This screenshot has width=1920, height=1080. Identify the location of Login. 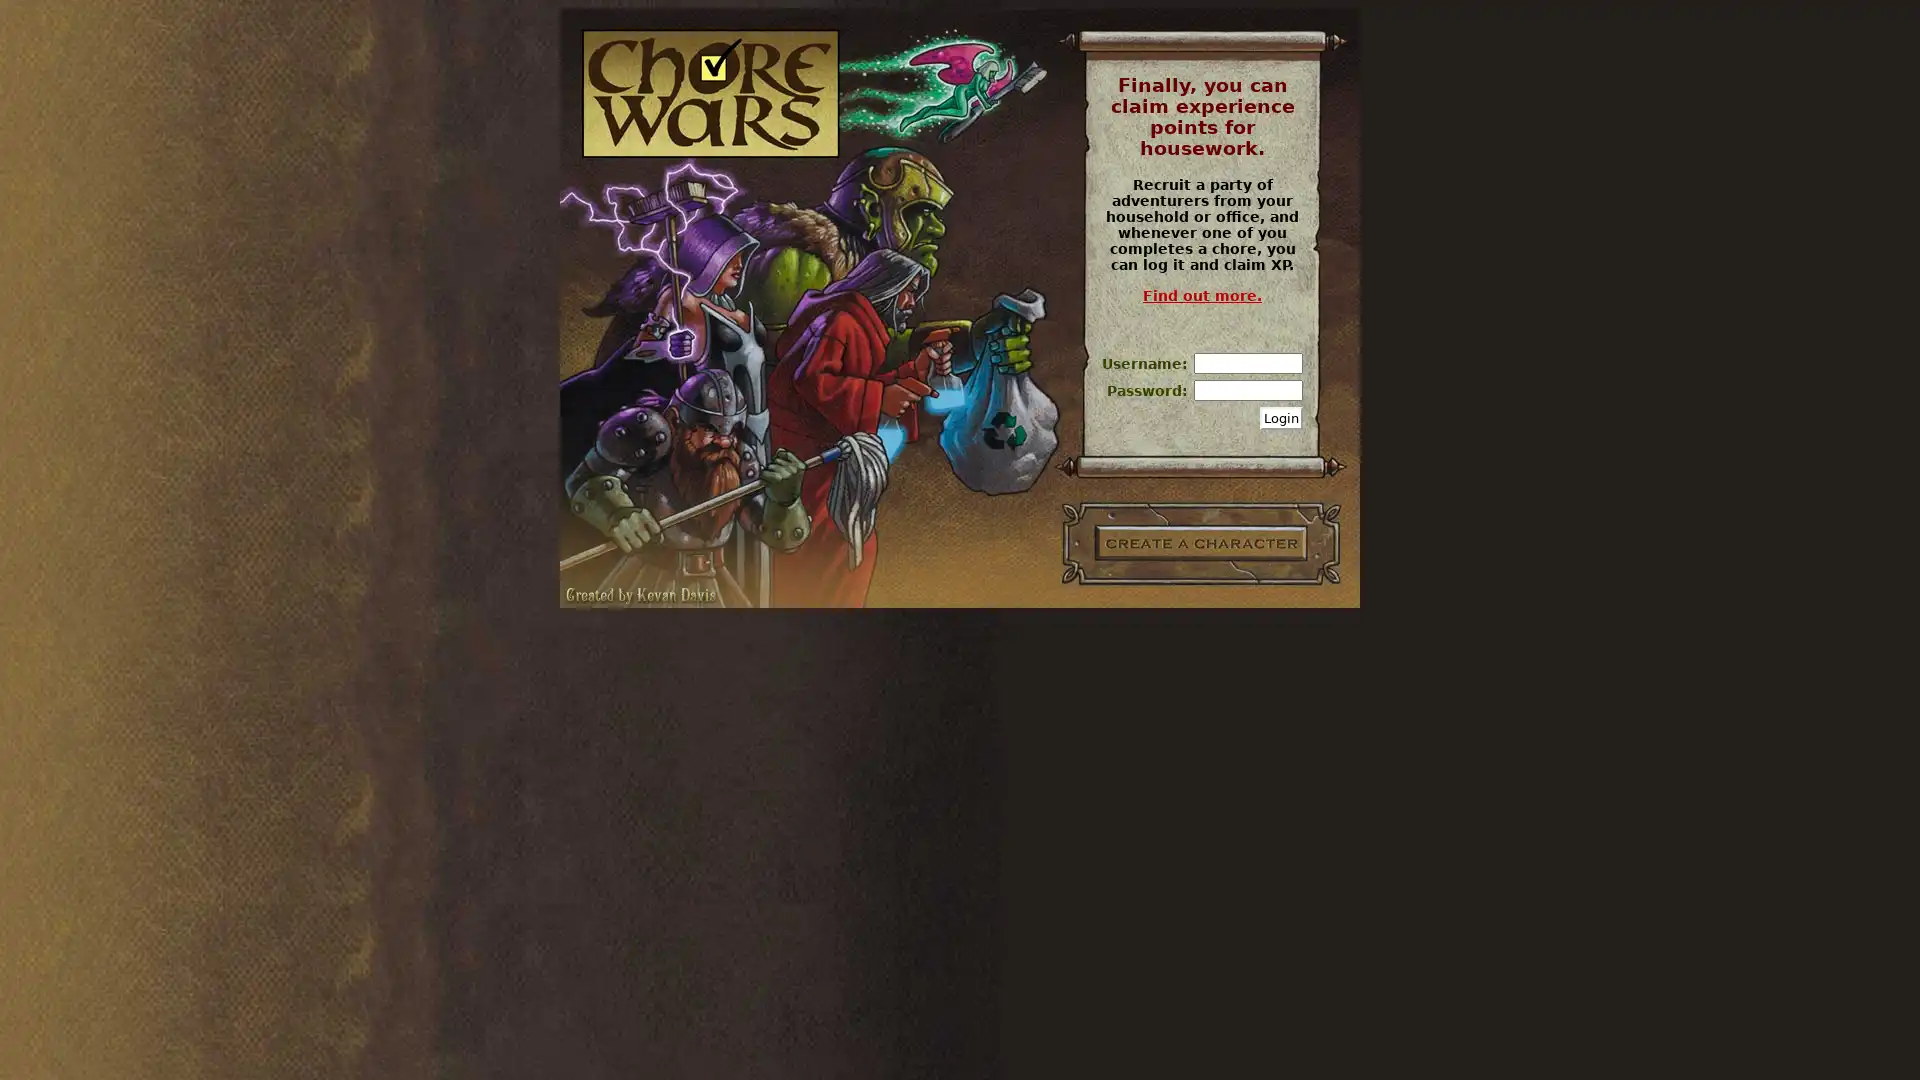
(1281, 417).